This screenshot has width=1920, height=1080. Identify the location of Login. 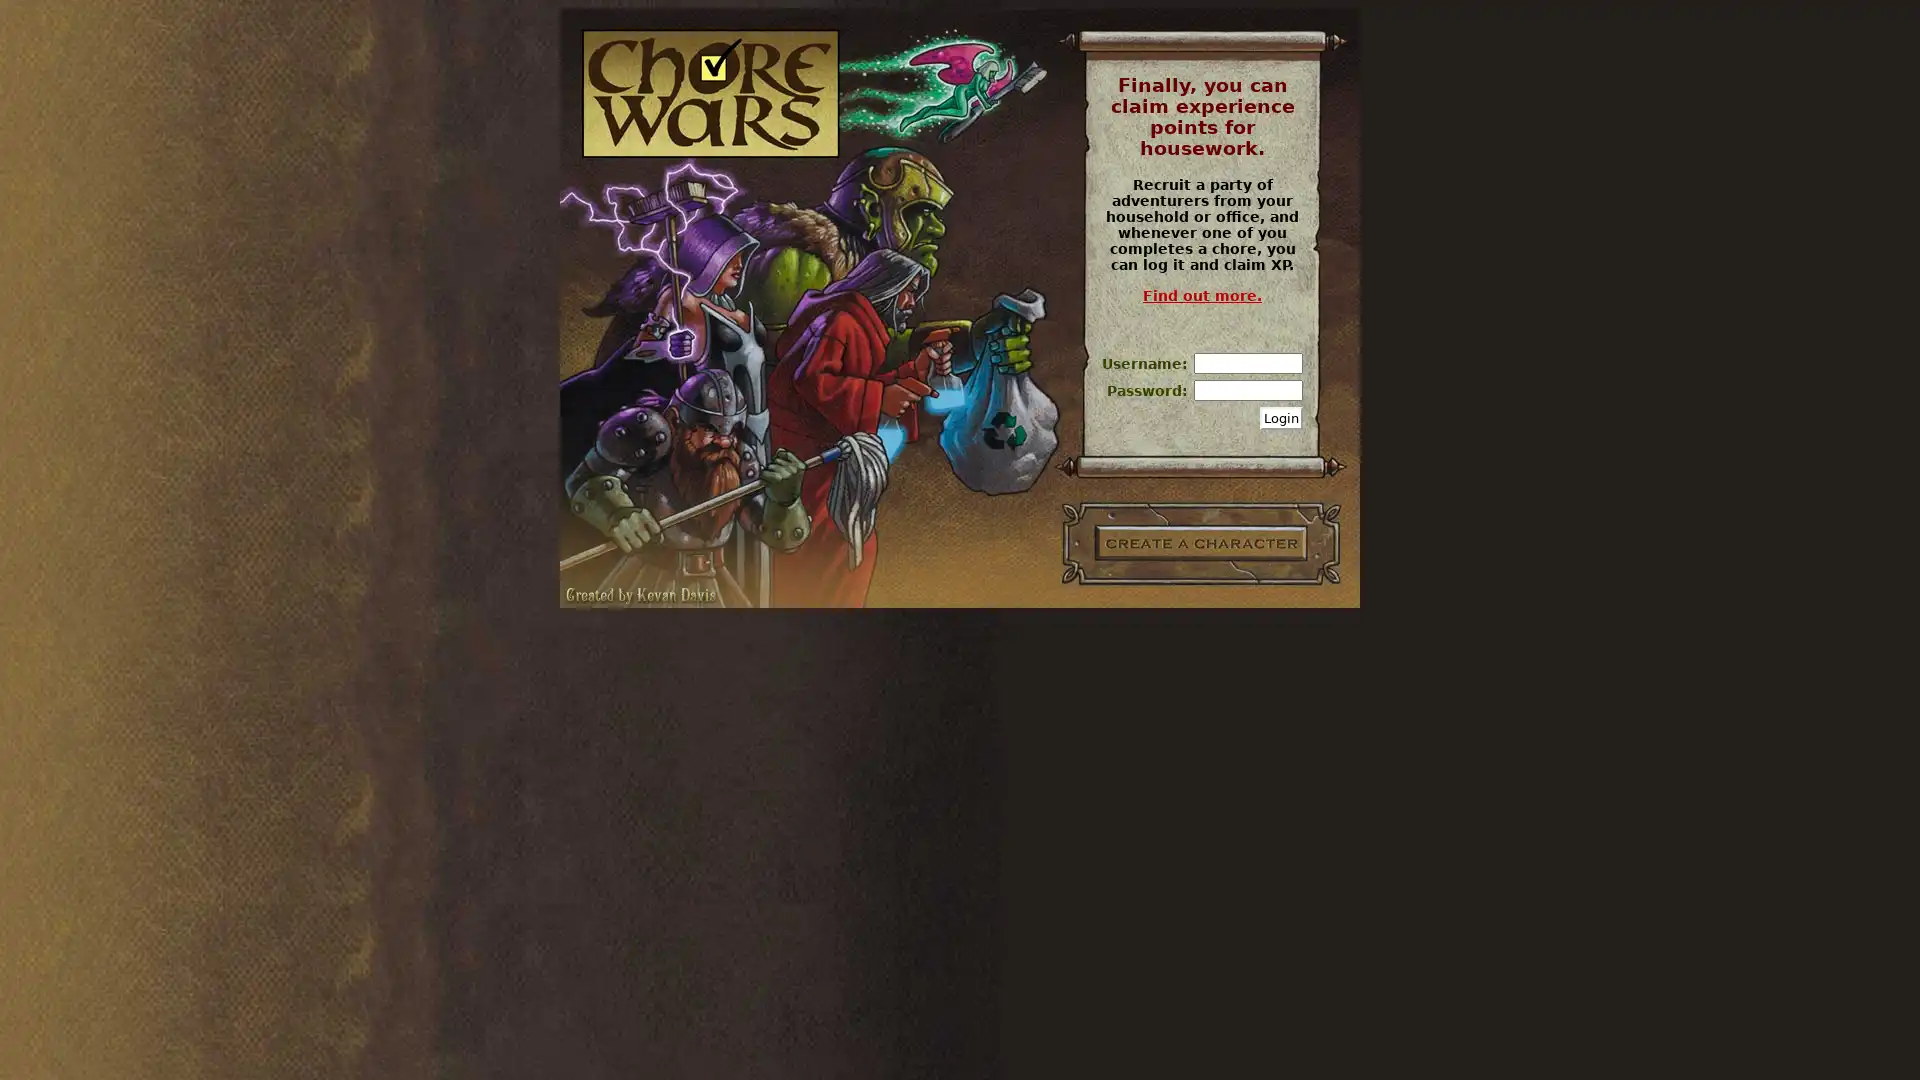
(1281, 417).